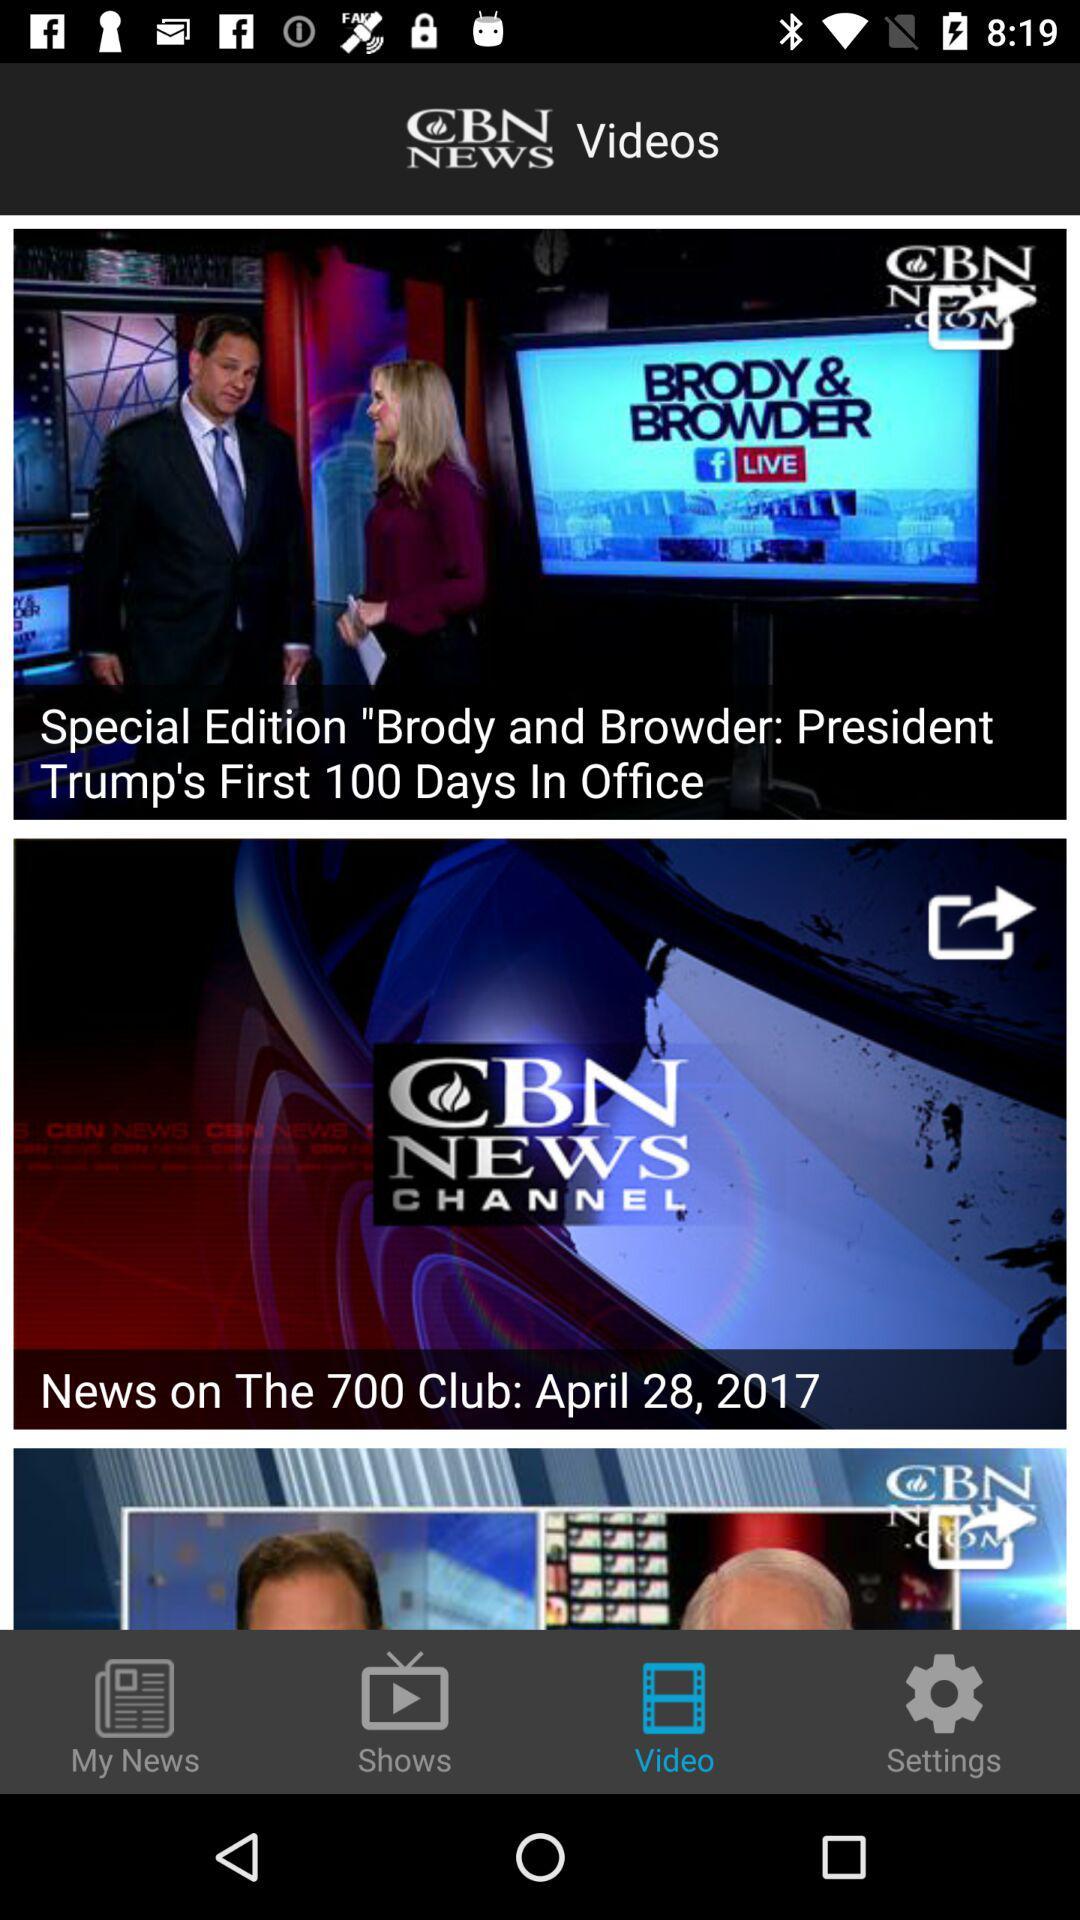 The height and width of the screenshot is (1920, 1080). Describe the element at coordinates (981, 921) in the screenshot. I see `this button takes this video to full screen` at that location.